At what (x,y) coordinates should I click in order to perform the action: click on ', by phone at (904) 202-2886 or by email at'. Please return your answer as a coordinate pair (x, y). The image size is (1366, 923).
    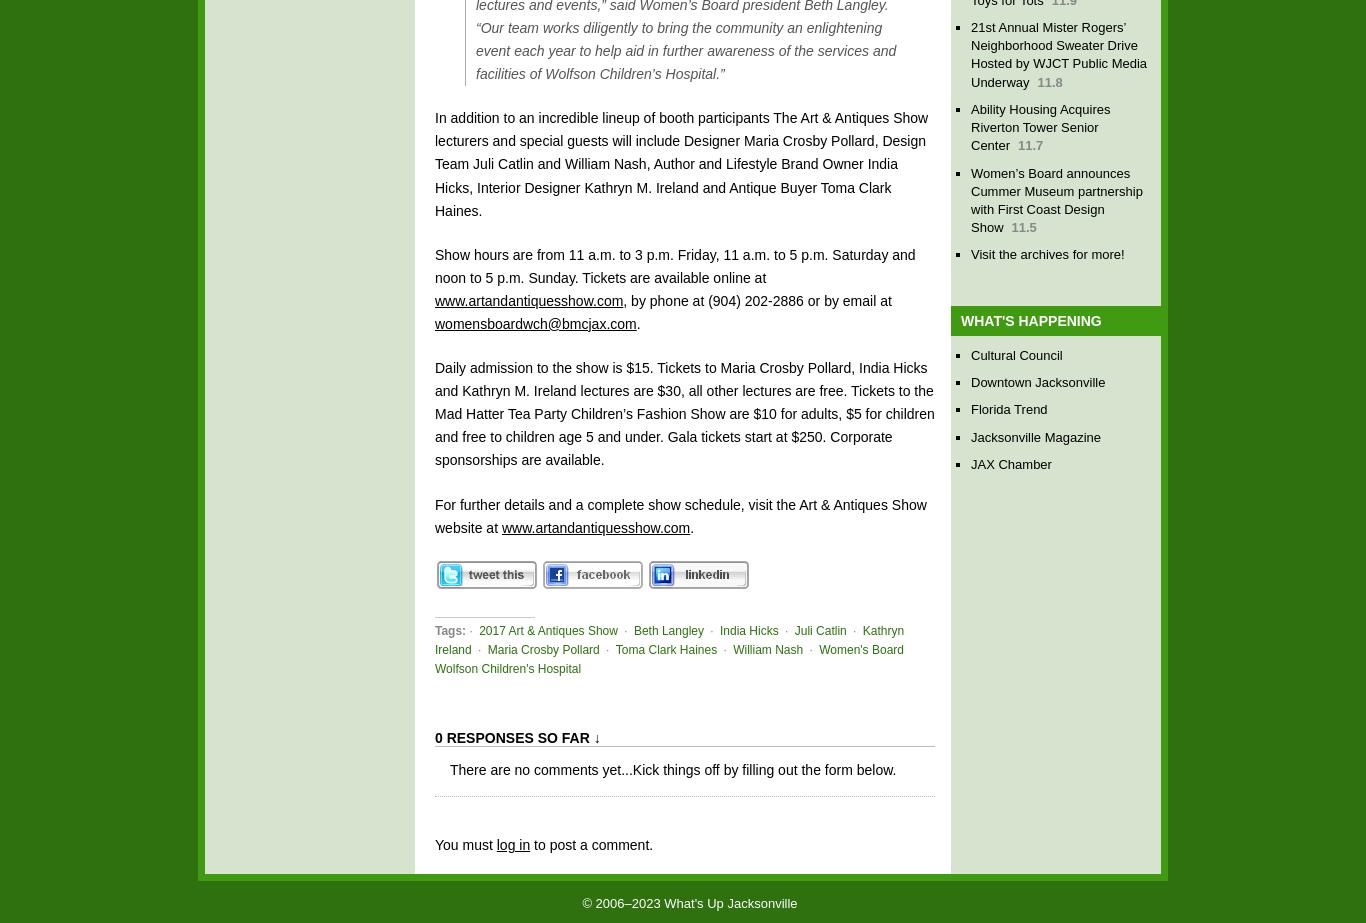
    Looking at the image, I should click on (757, 299).